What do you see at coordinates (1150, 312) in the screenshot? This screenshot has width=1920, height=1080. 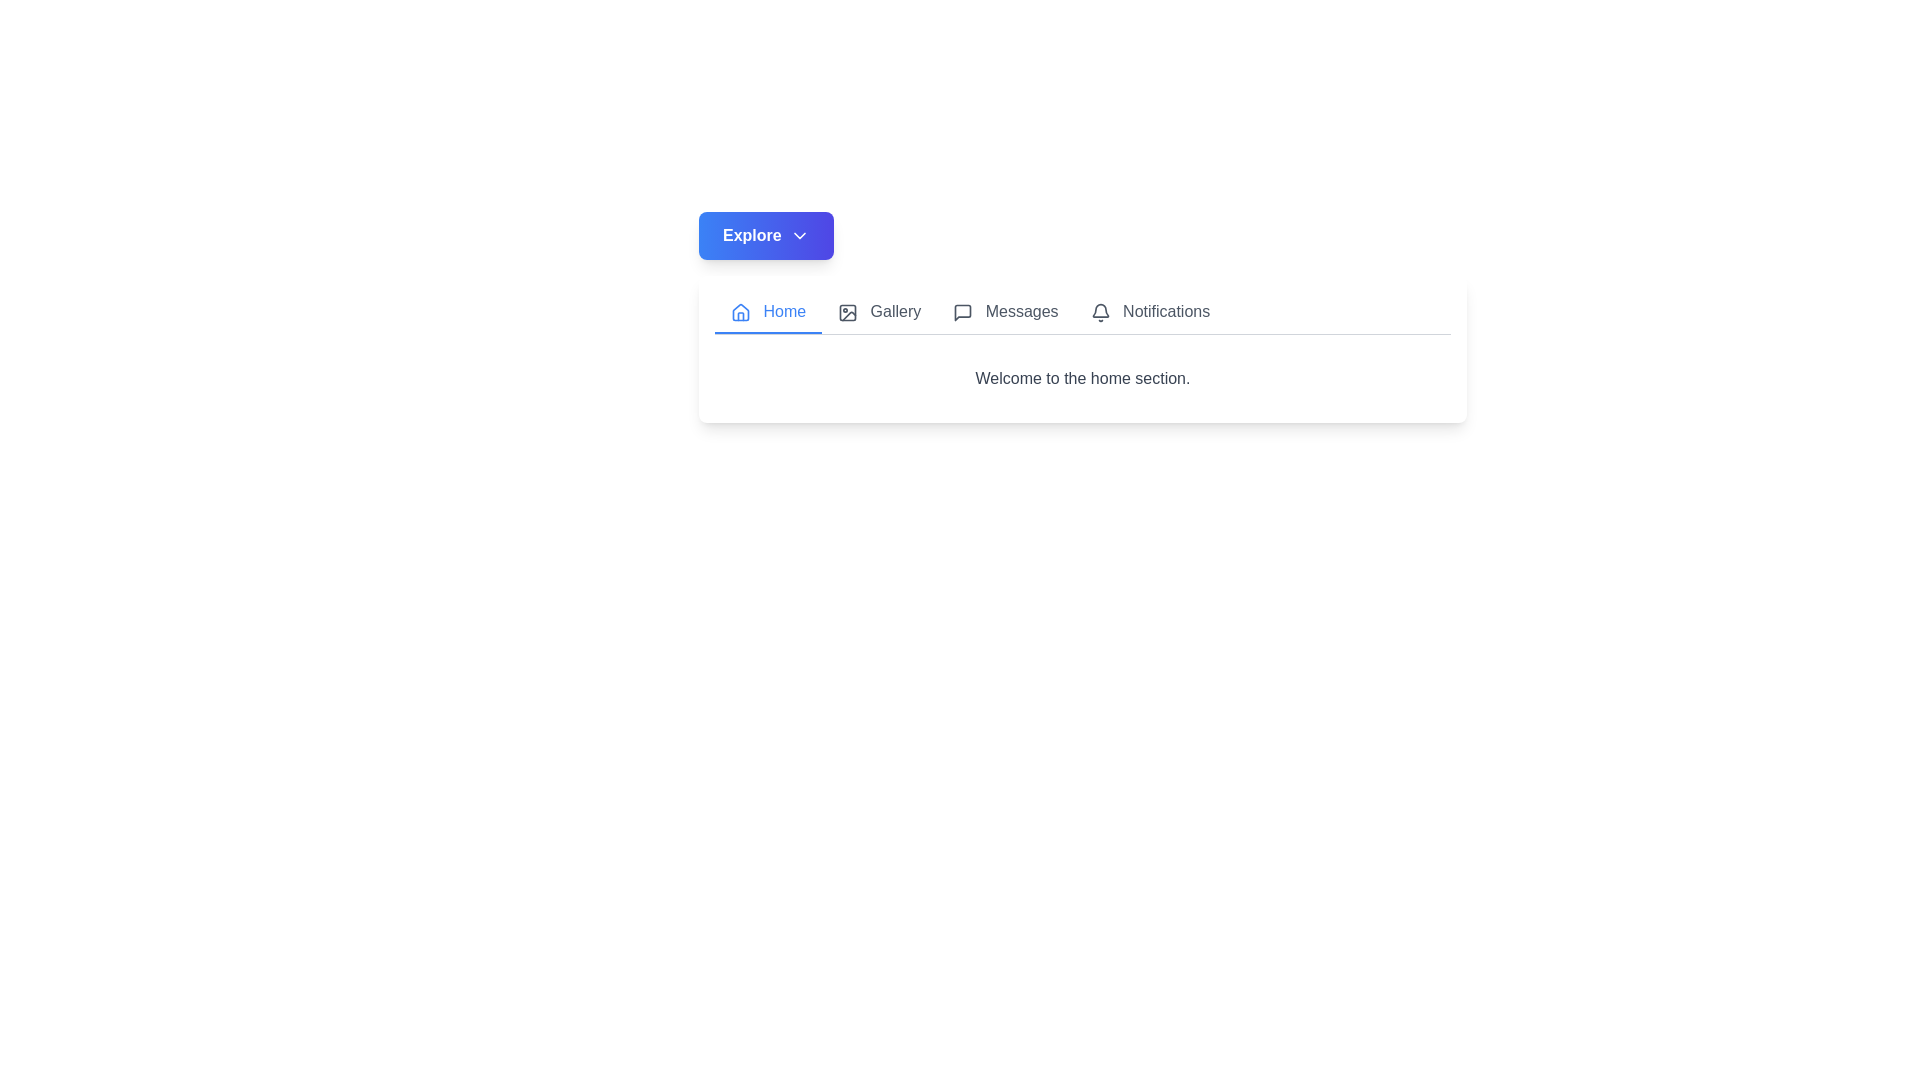 I see `the 'Notifications' Navigation Tab, which displays a bell icon and is the fourth item in the horizontal navigation bar` at bounding box center [1150, 312].